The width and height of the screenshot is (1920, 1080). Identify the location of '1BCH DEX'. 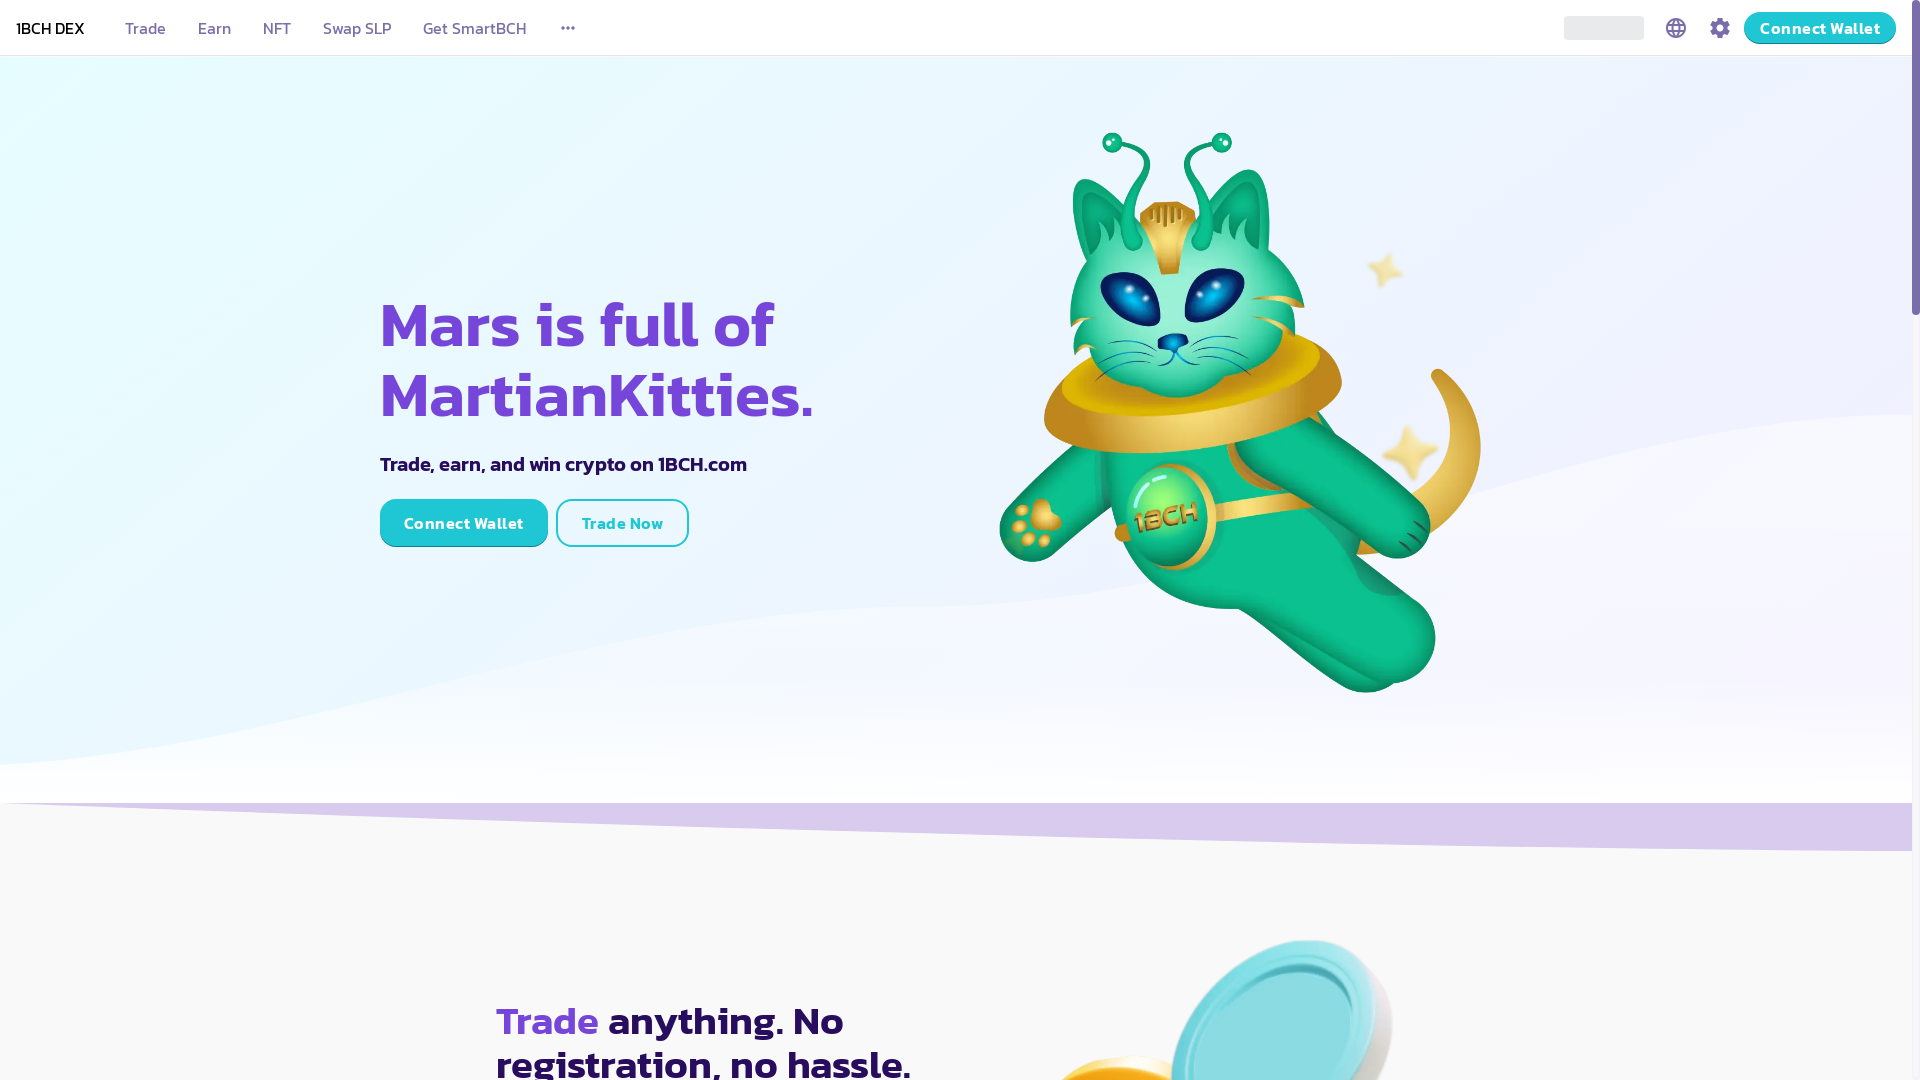
(50, 27).